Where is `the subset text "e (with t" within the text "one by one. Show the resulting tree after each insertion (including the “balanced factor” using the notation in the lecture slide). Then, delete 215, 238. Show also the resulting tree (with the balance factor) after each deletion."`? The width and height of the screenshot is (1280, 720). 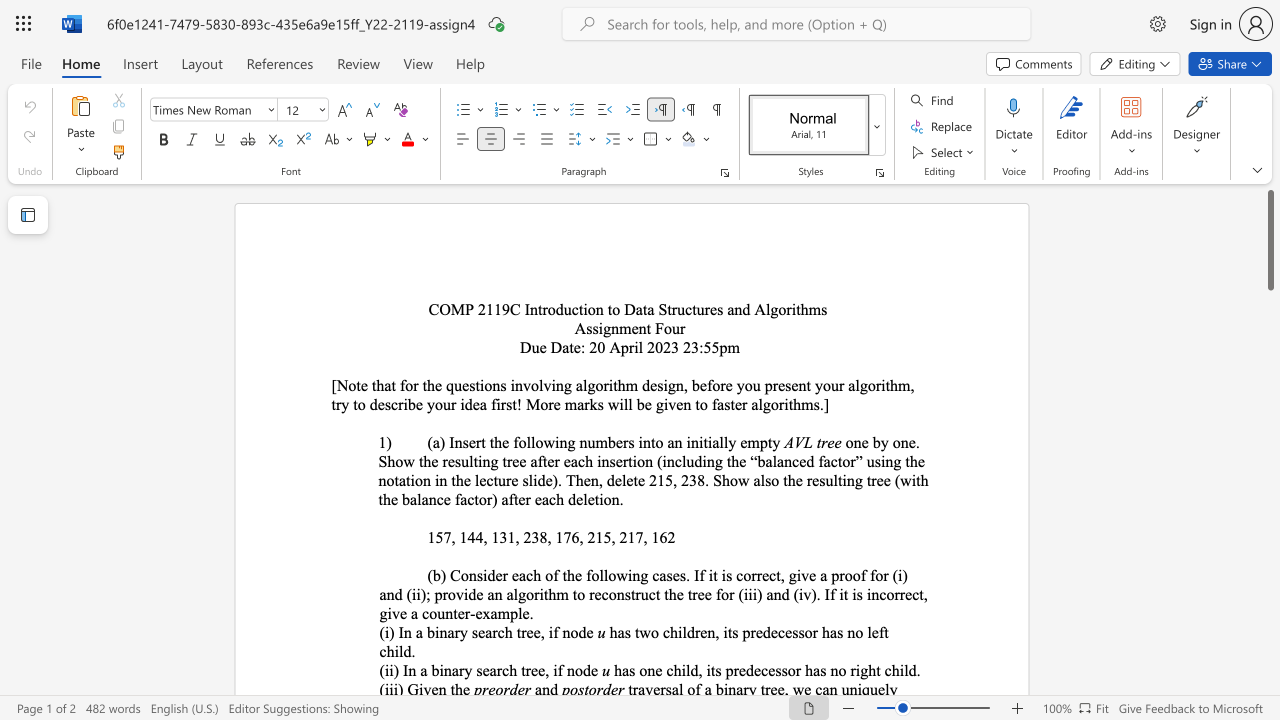
the subset text "e (with t" within the text "one by one. Show the resulting tree after each insertion (including the “balanced factor” using the notation in the lecture slide). Then, delete 215, 238. Show also the resulting tree (with the balance factor) after each deletion." is located at coordinates (882, 480).